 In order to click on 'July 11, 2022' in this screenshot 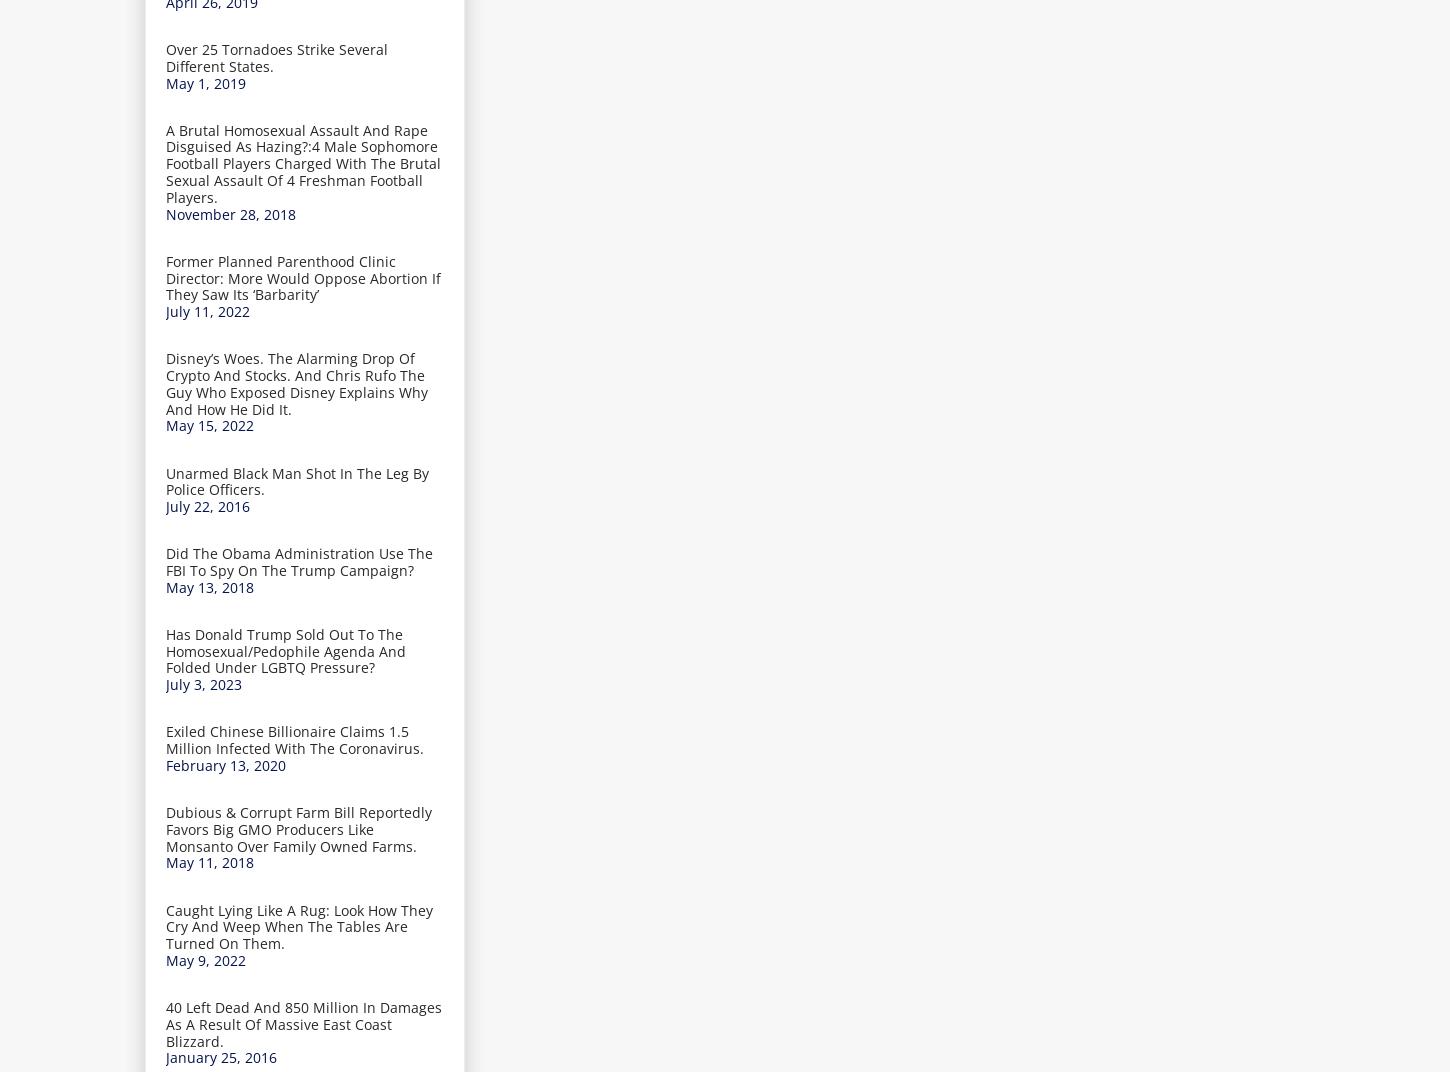, I will do `click(206, 310)`.